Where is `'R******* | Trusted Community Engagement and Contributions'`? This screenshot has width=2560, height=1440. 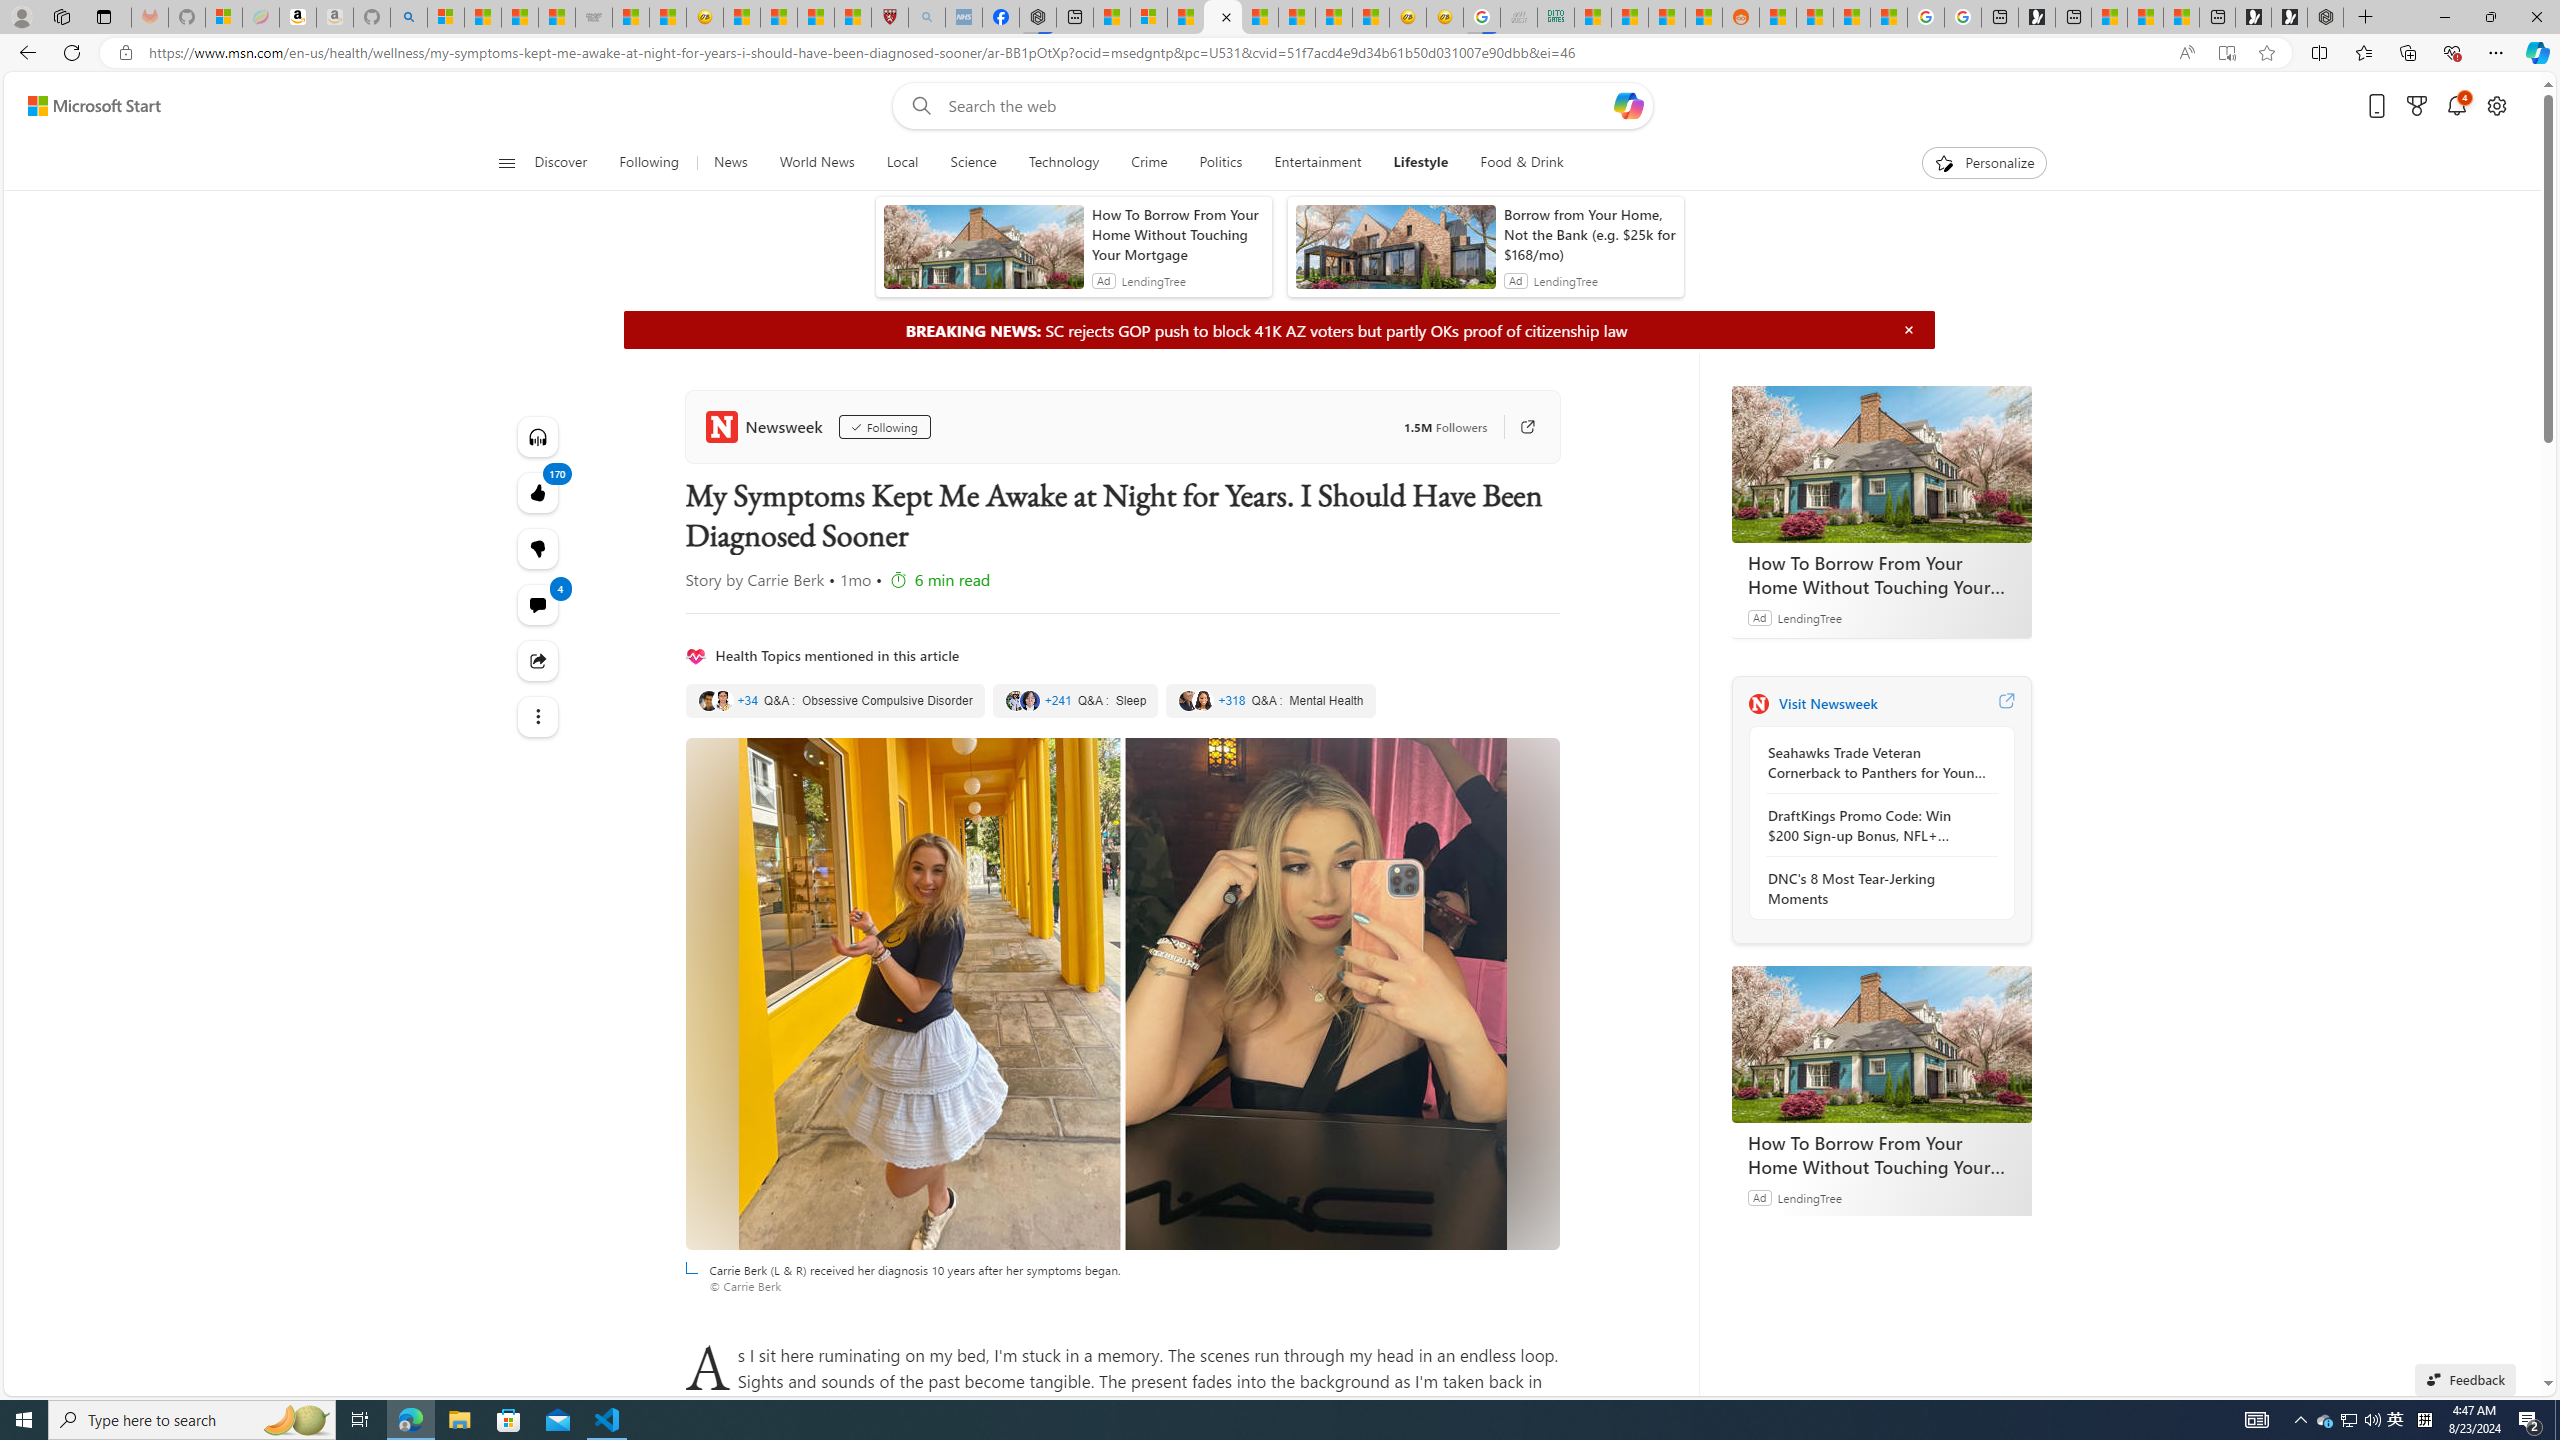 'R******* | Trusted Community Engagement and Contributions' is located at coordinates (1777, 16).